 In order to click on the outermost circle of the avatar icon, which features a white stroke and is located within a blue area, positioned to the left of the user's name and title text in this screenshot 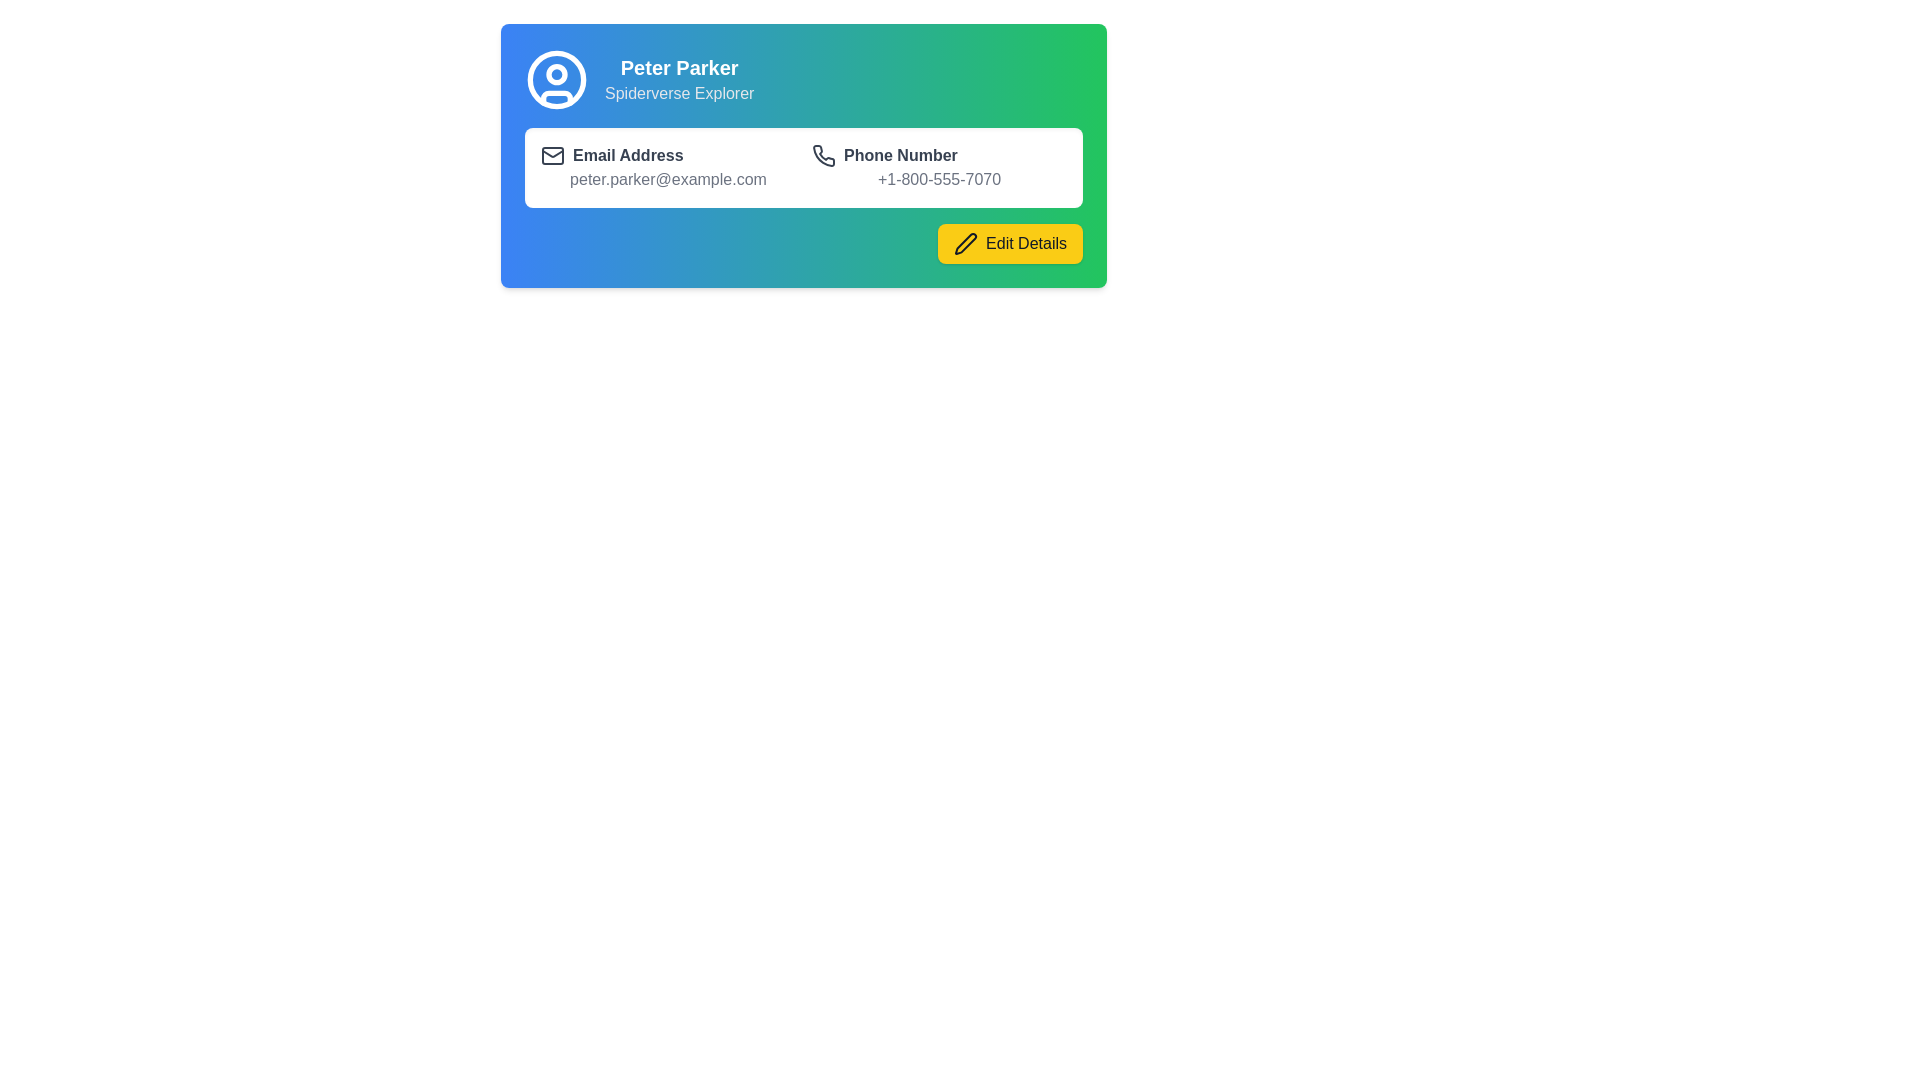, I will do `click(556, 79)`.